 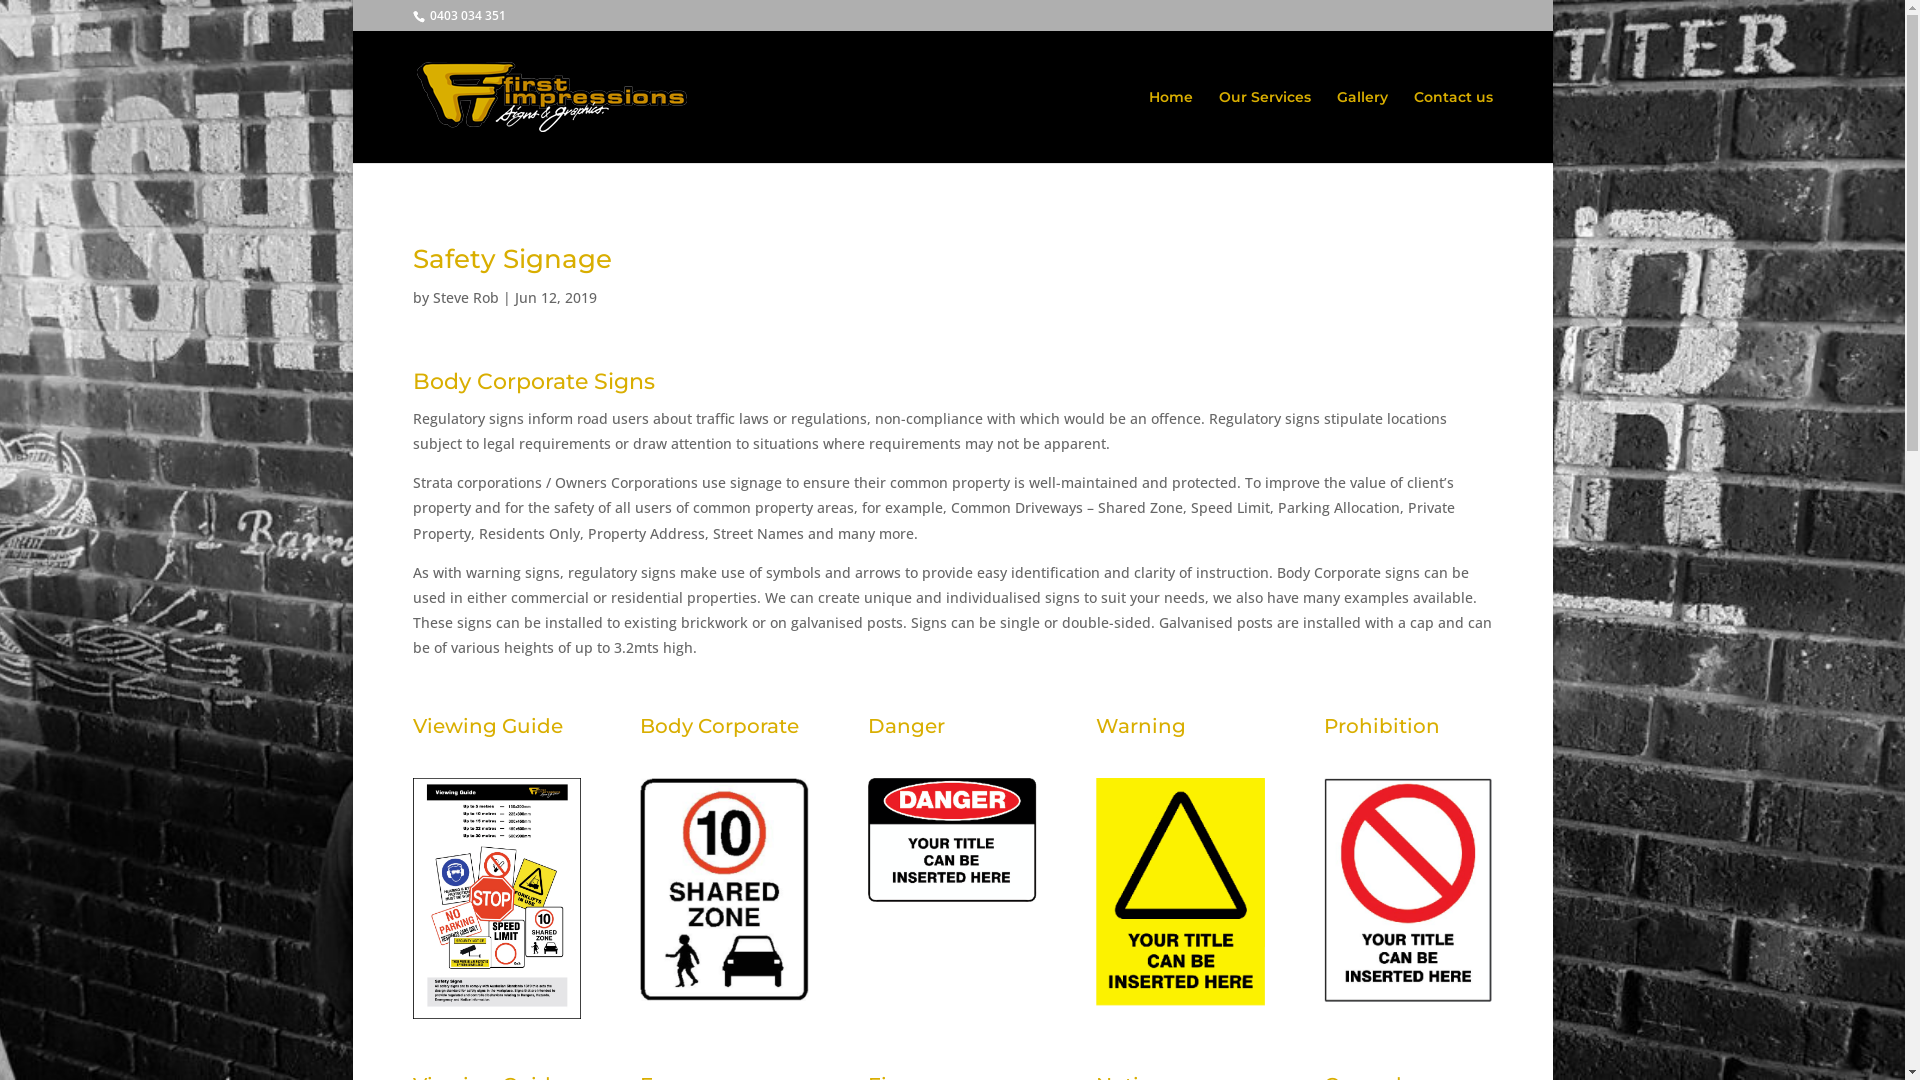 What do you see at coordinates (1262, 126) in the screenshot?
I see `'Our Services'` at bounding box center [1262, 126].